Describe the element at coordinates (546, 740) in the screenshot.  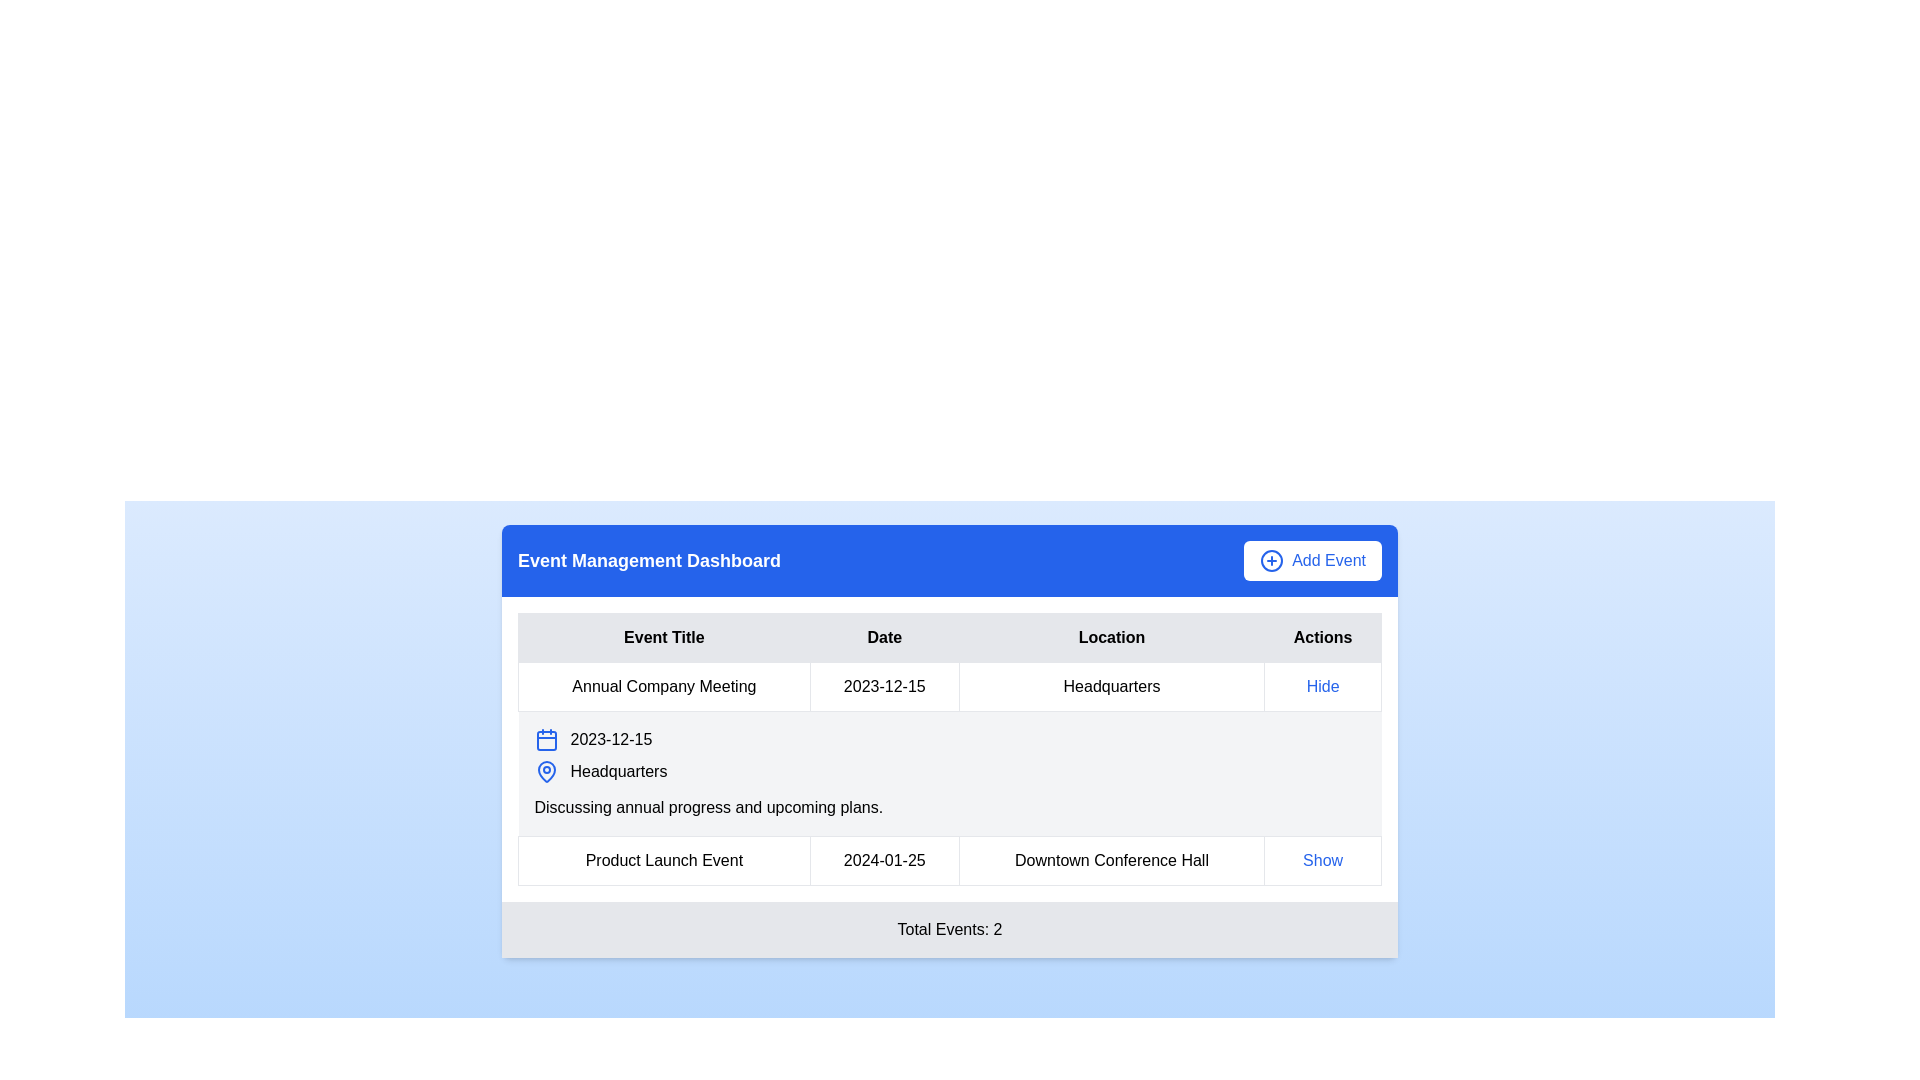
I see `the Decorative SVG shape within the calendar icon located at the top left of its bounding structure in the Event Management Dashboard` at that location.